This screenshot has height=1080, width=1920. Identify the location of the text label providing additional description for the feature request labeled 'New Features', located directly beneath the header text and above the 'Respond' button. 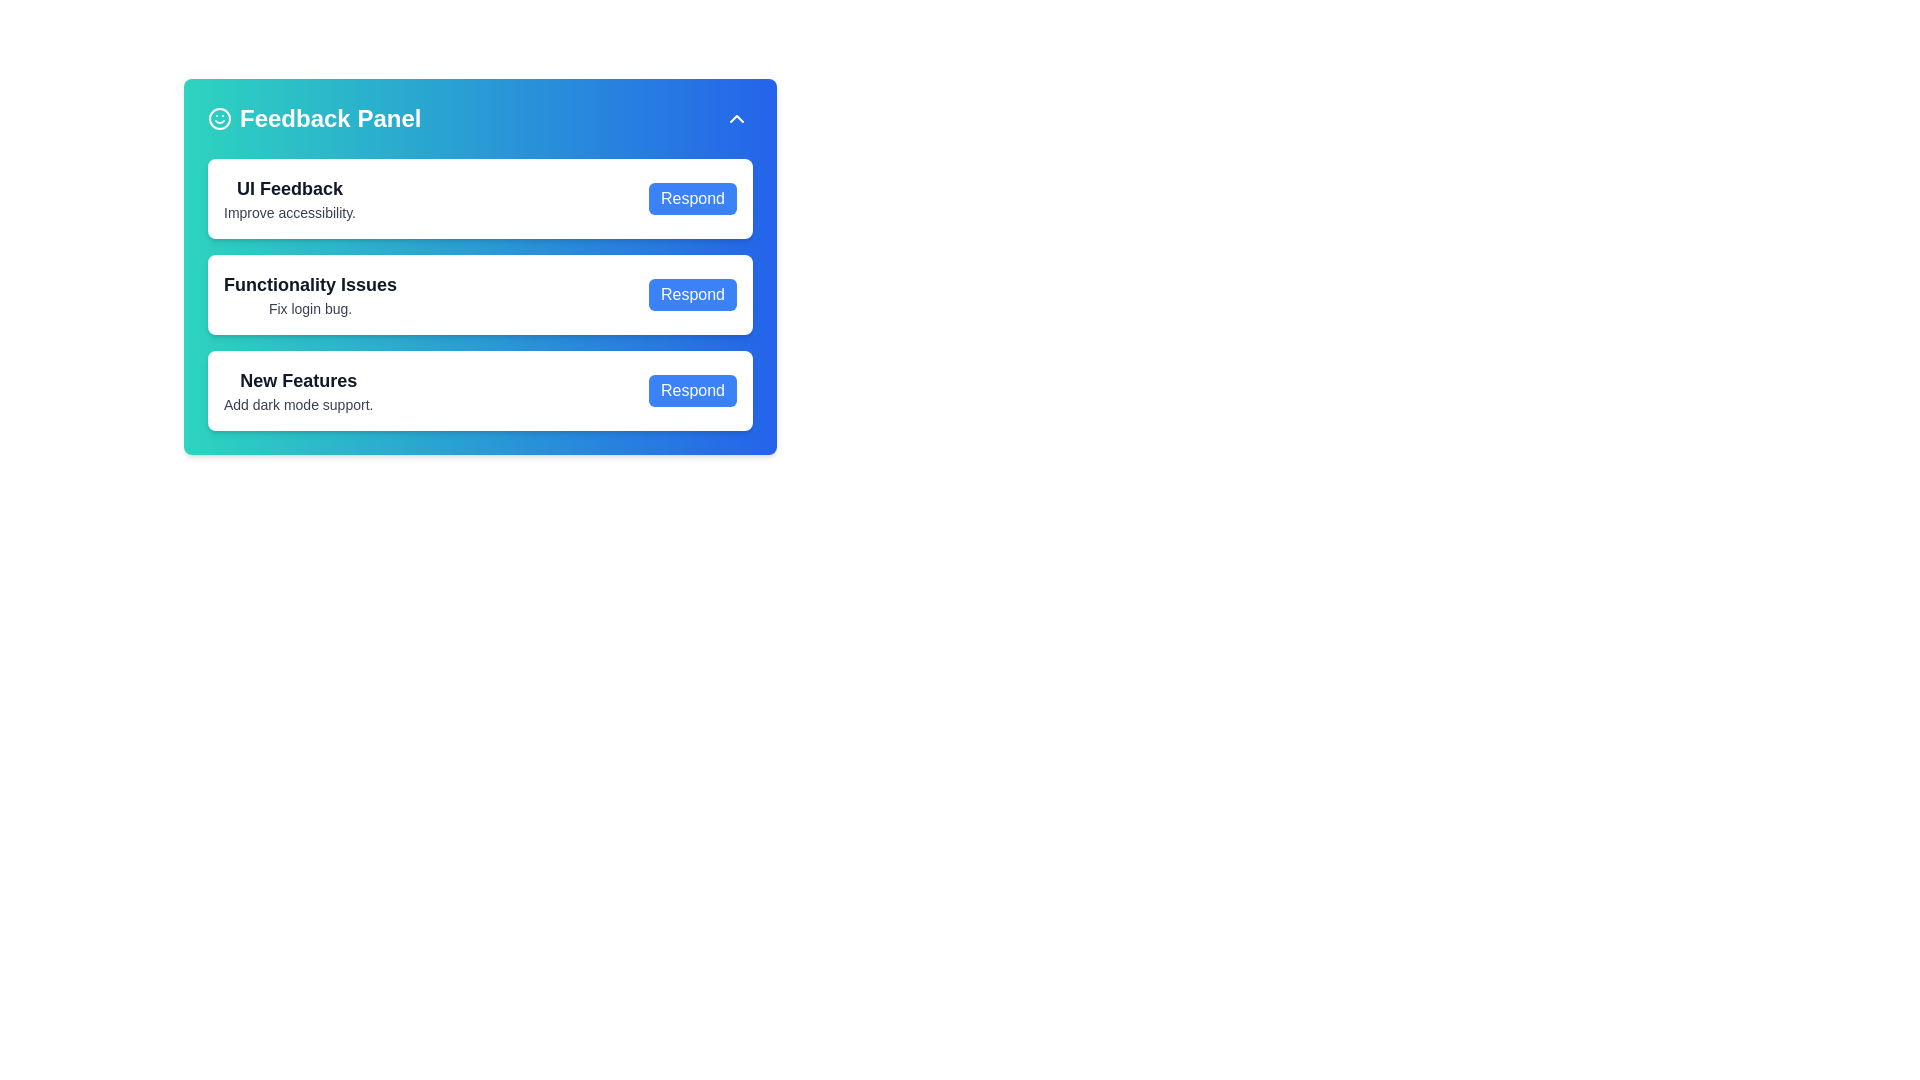
(297, 405).